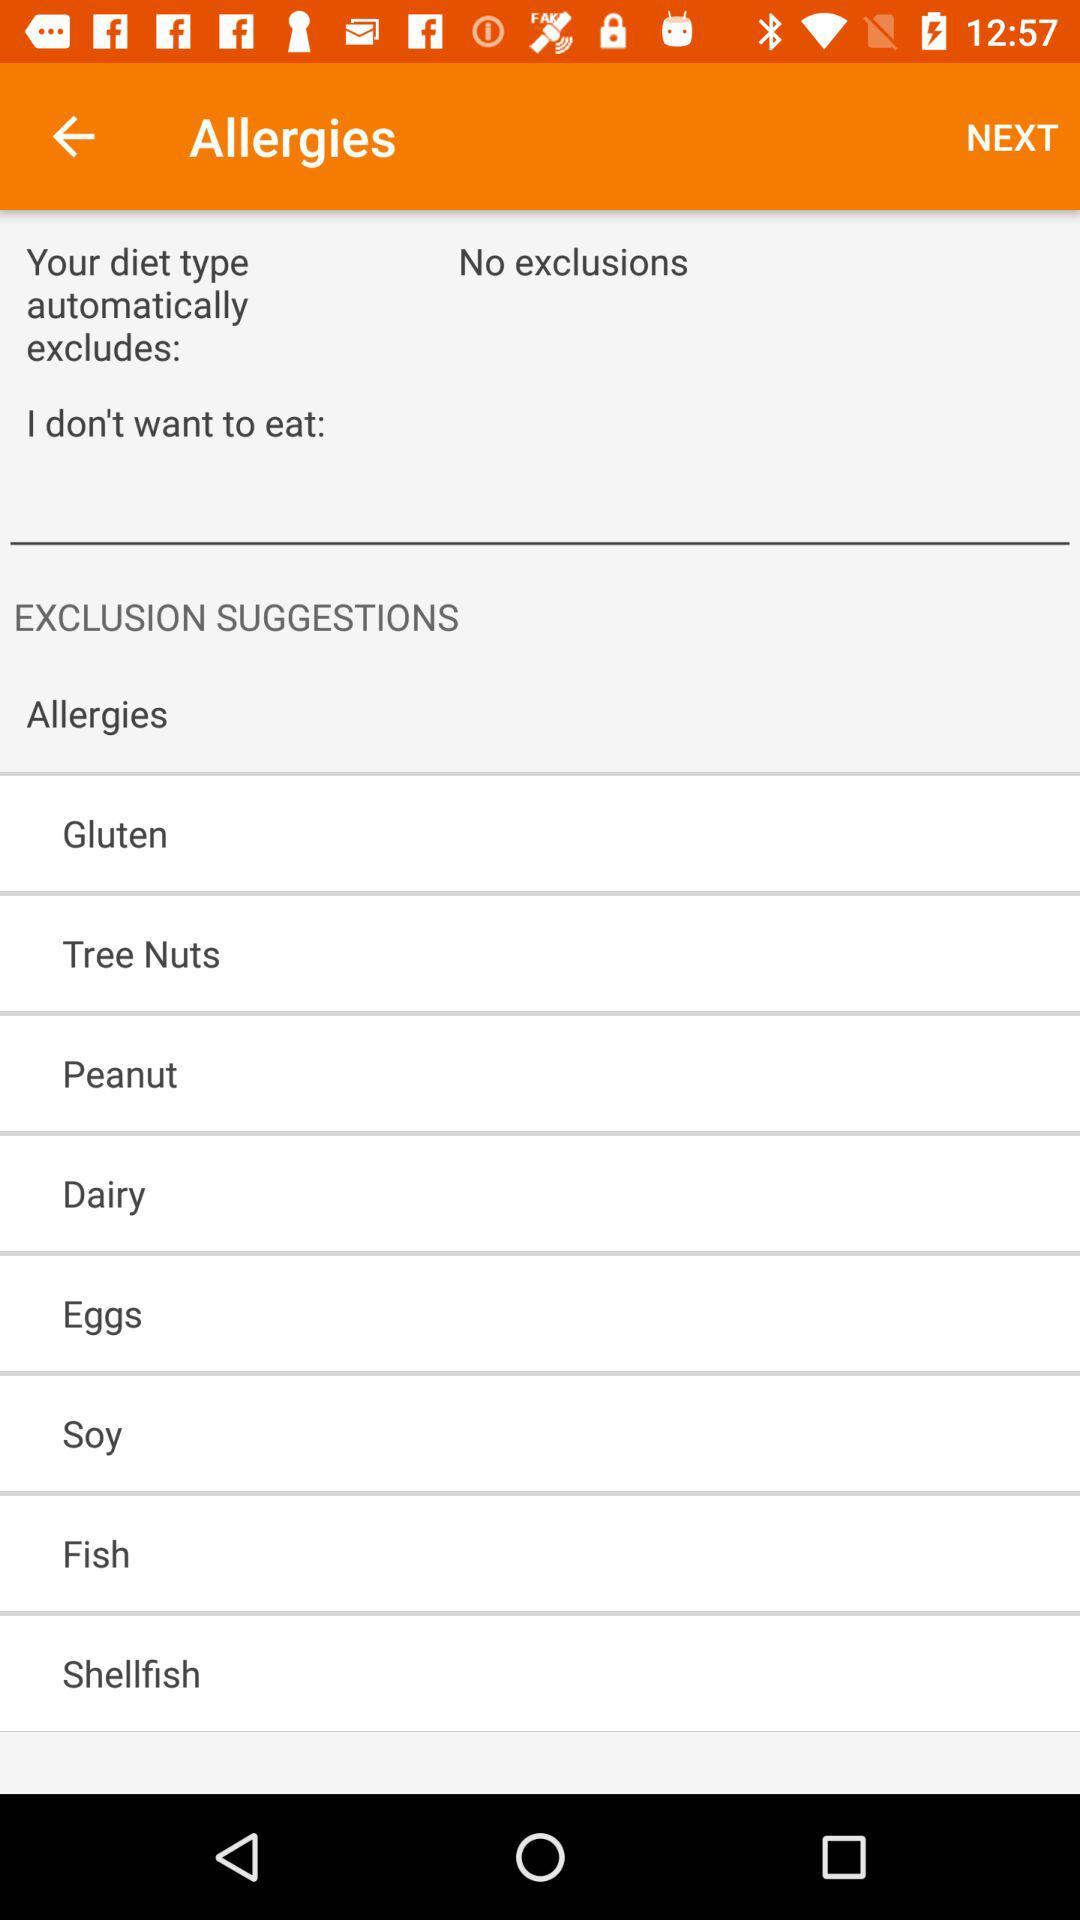 The width and height of the screenshot is (1080, 1920). What do you see at coordinates (482, 833) in the screenshot?
I see `the item above the     tree nuts` at bounding box center [482, 833].